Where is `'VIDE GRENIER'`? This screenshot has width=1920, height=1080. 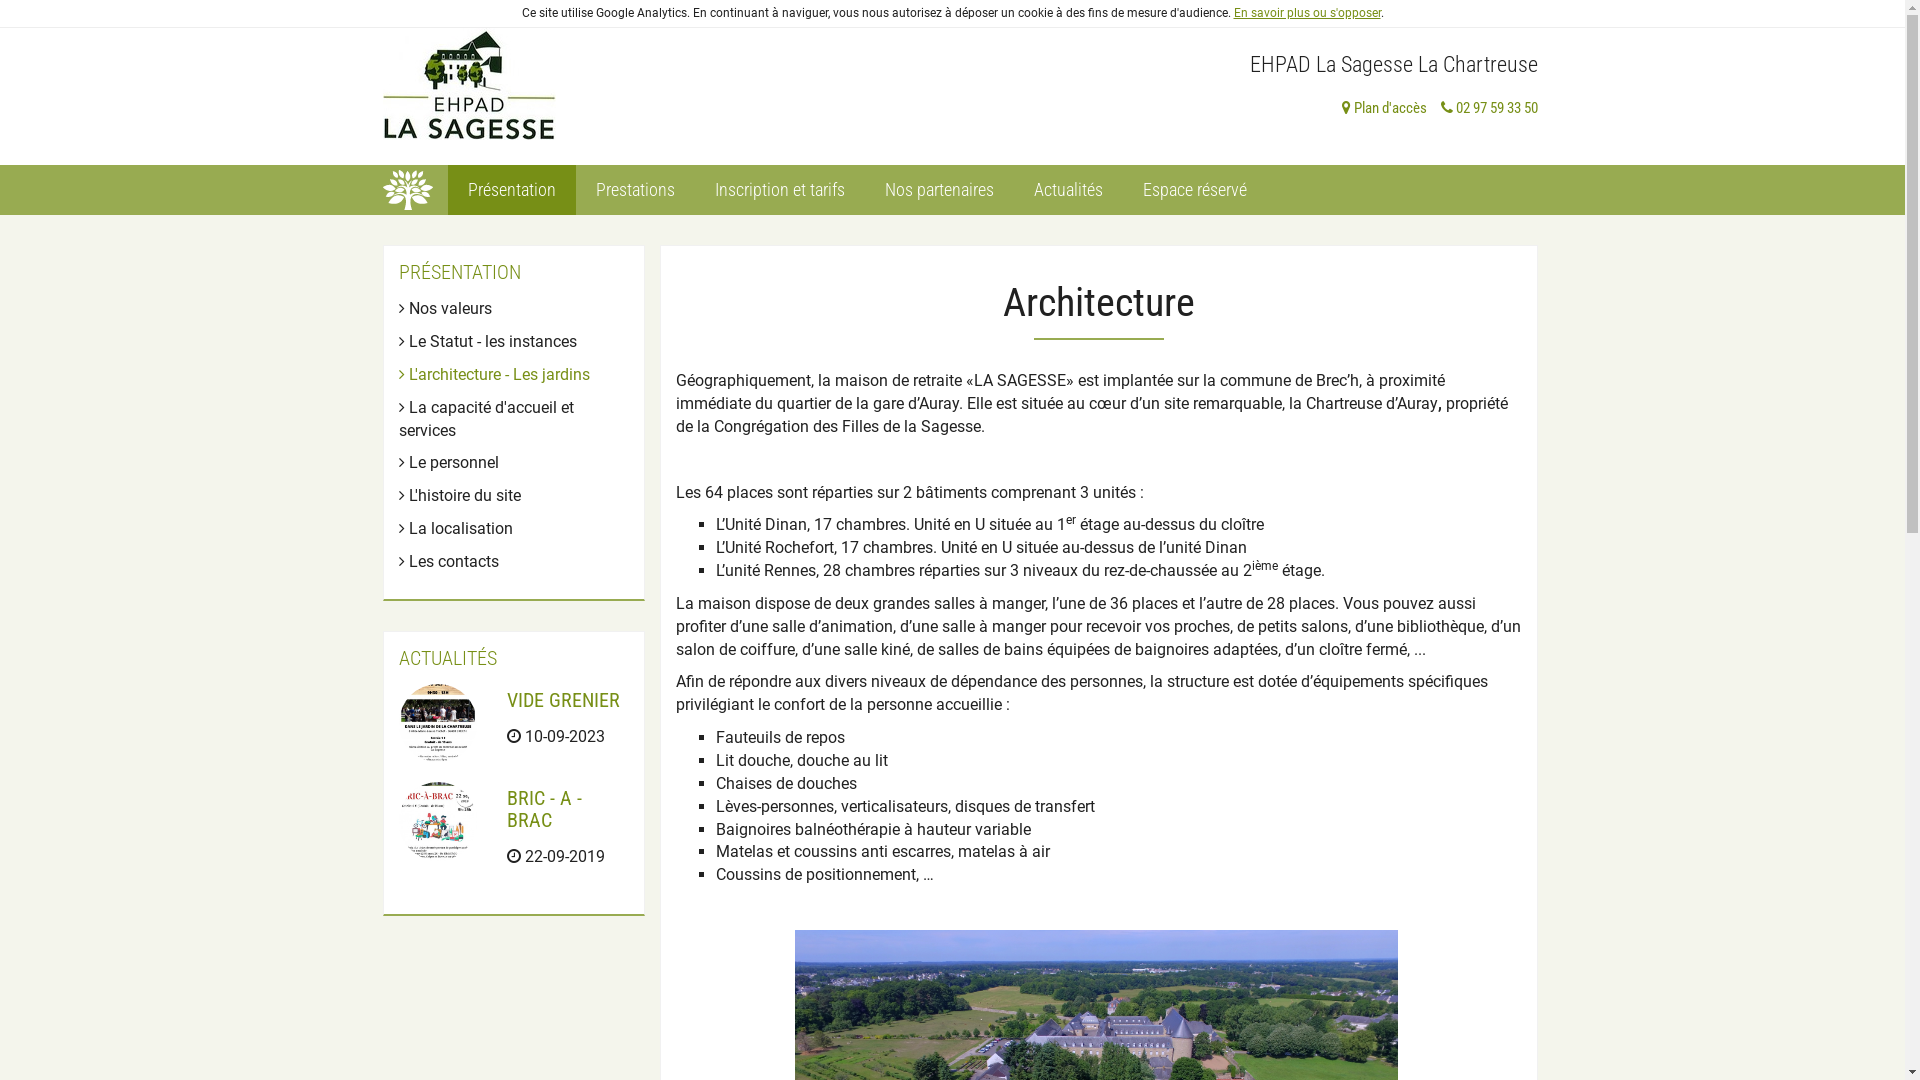
'VIDE GRENIER' is located at coordinates (507, 698).